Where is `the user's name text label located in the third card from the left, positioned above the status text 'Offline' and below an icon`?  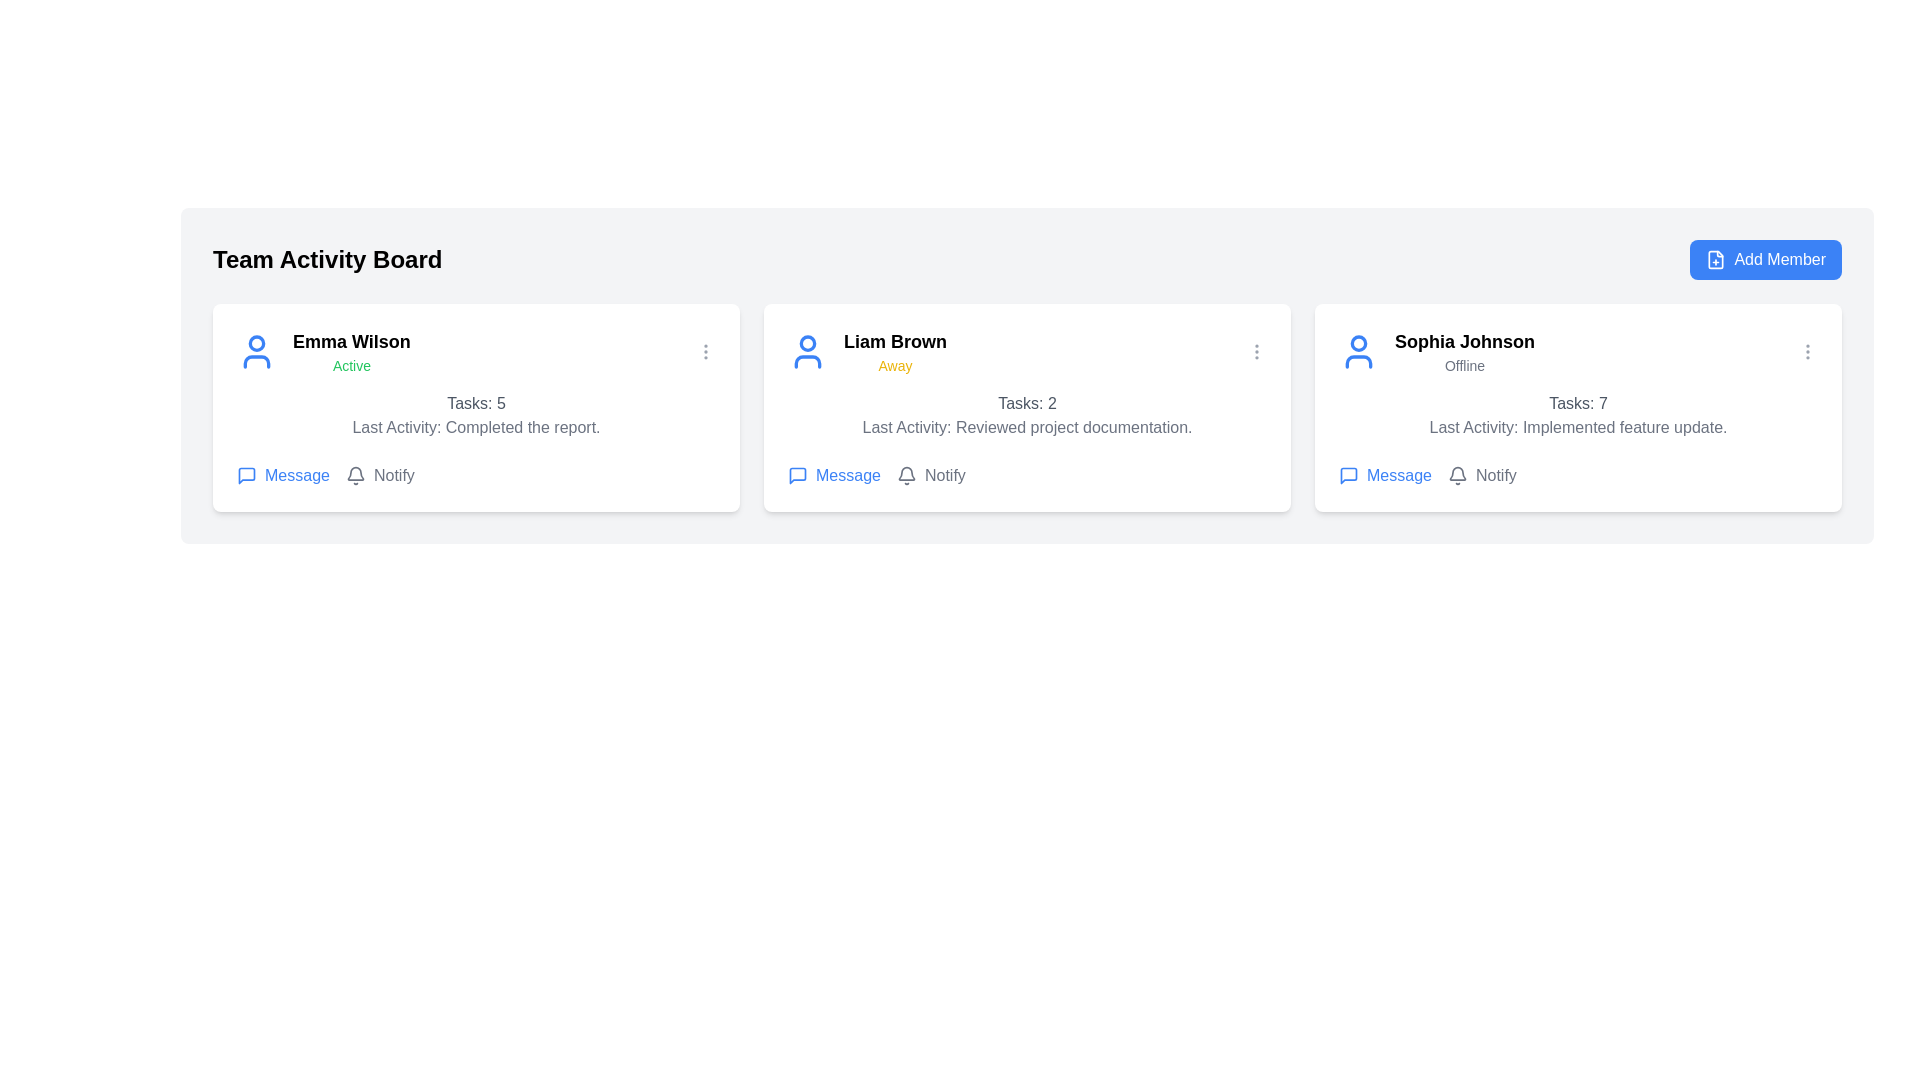 the user's name text label located in the third card from the left, positioned above the status text 'Offline' and below an icon is located at coordinates (1464, 341).